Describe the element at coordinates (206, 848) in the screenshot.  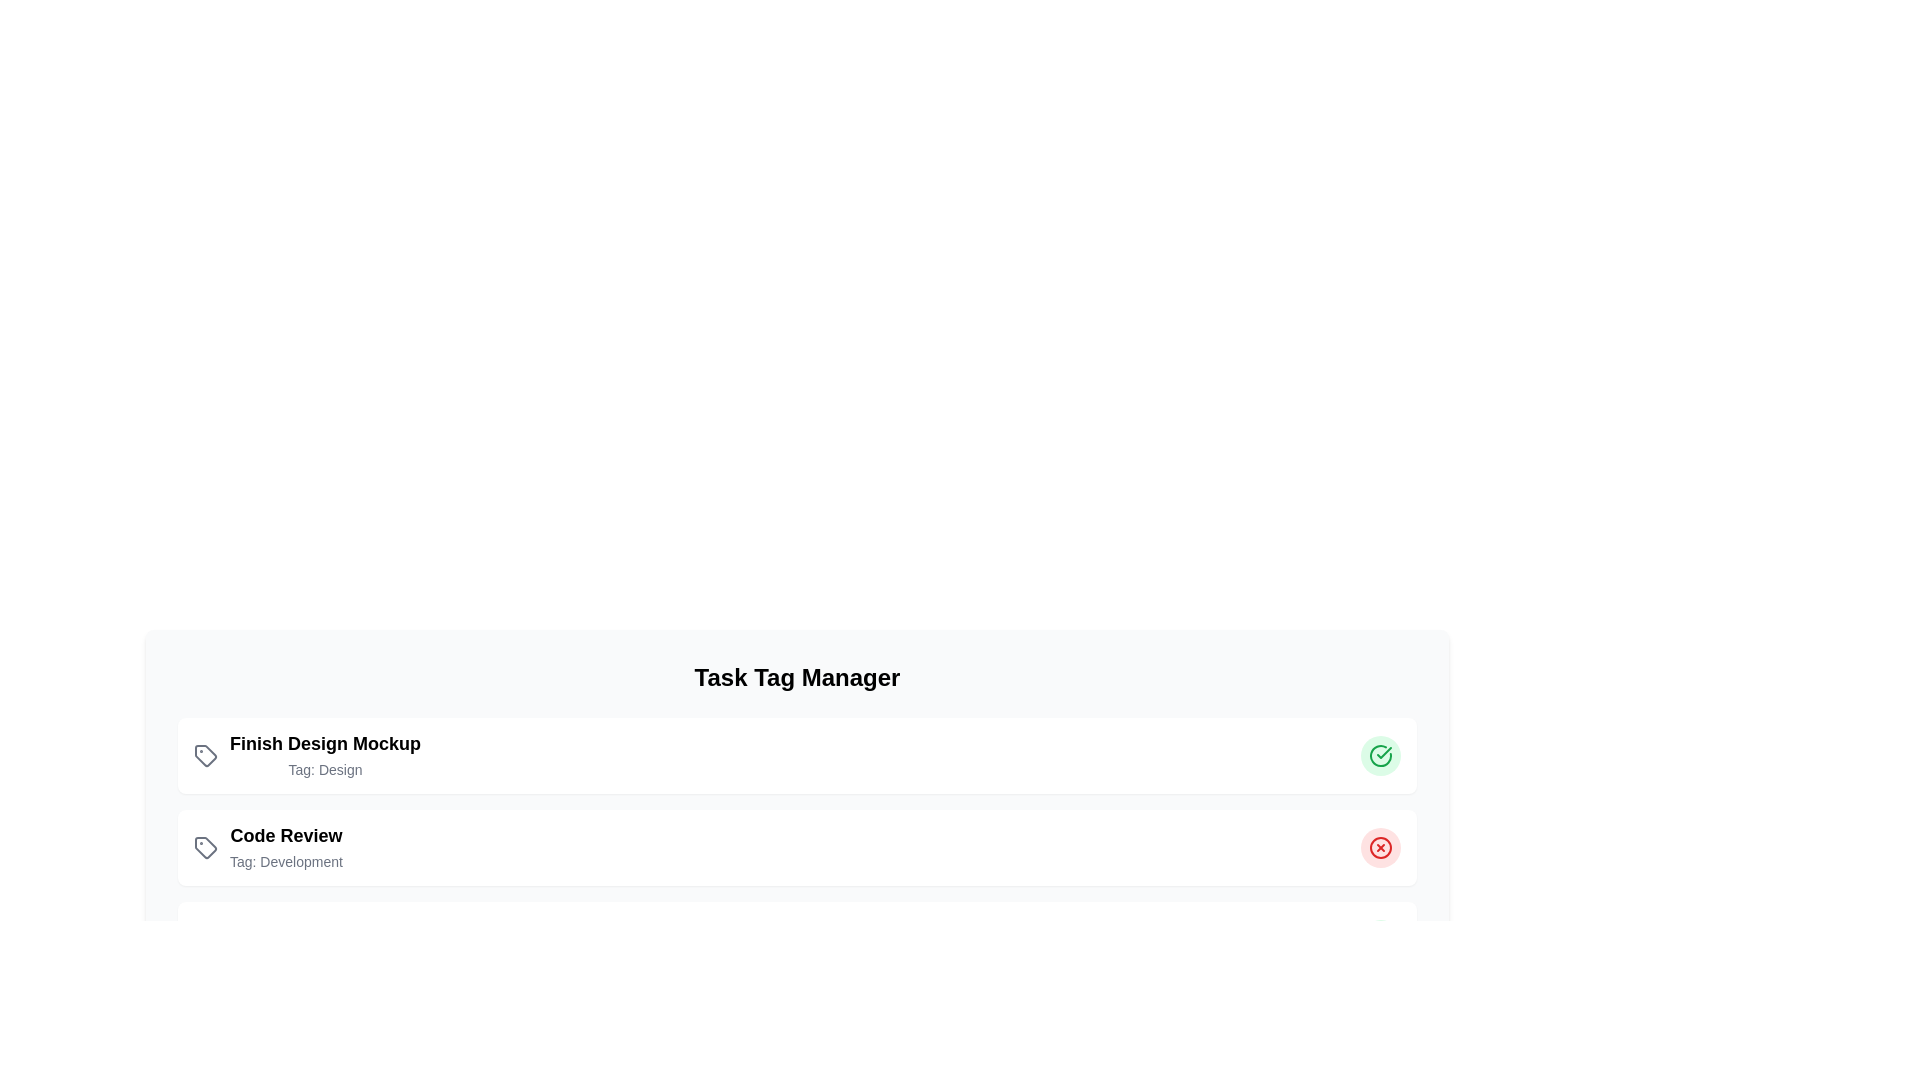
I see `the tag icon located in the 'Code Review' section, which visually denotes the 'tag' category for the 'Code Review' content` at that location.